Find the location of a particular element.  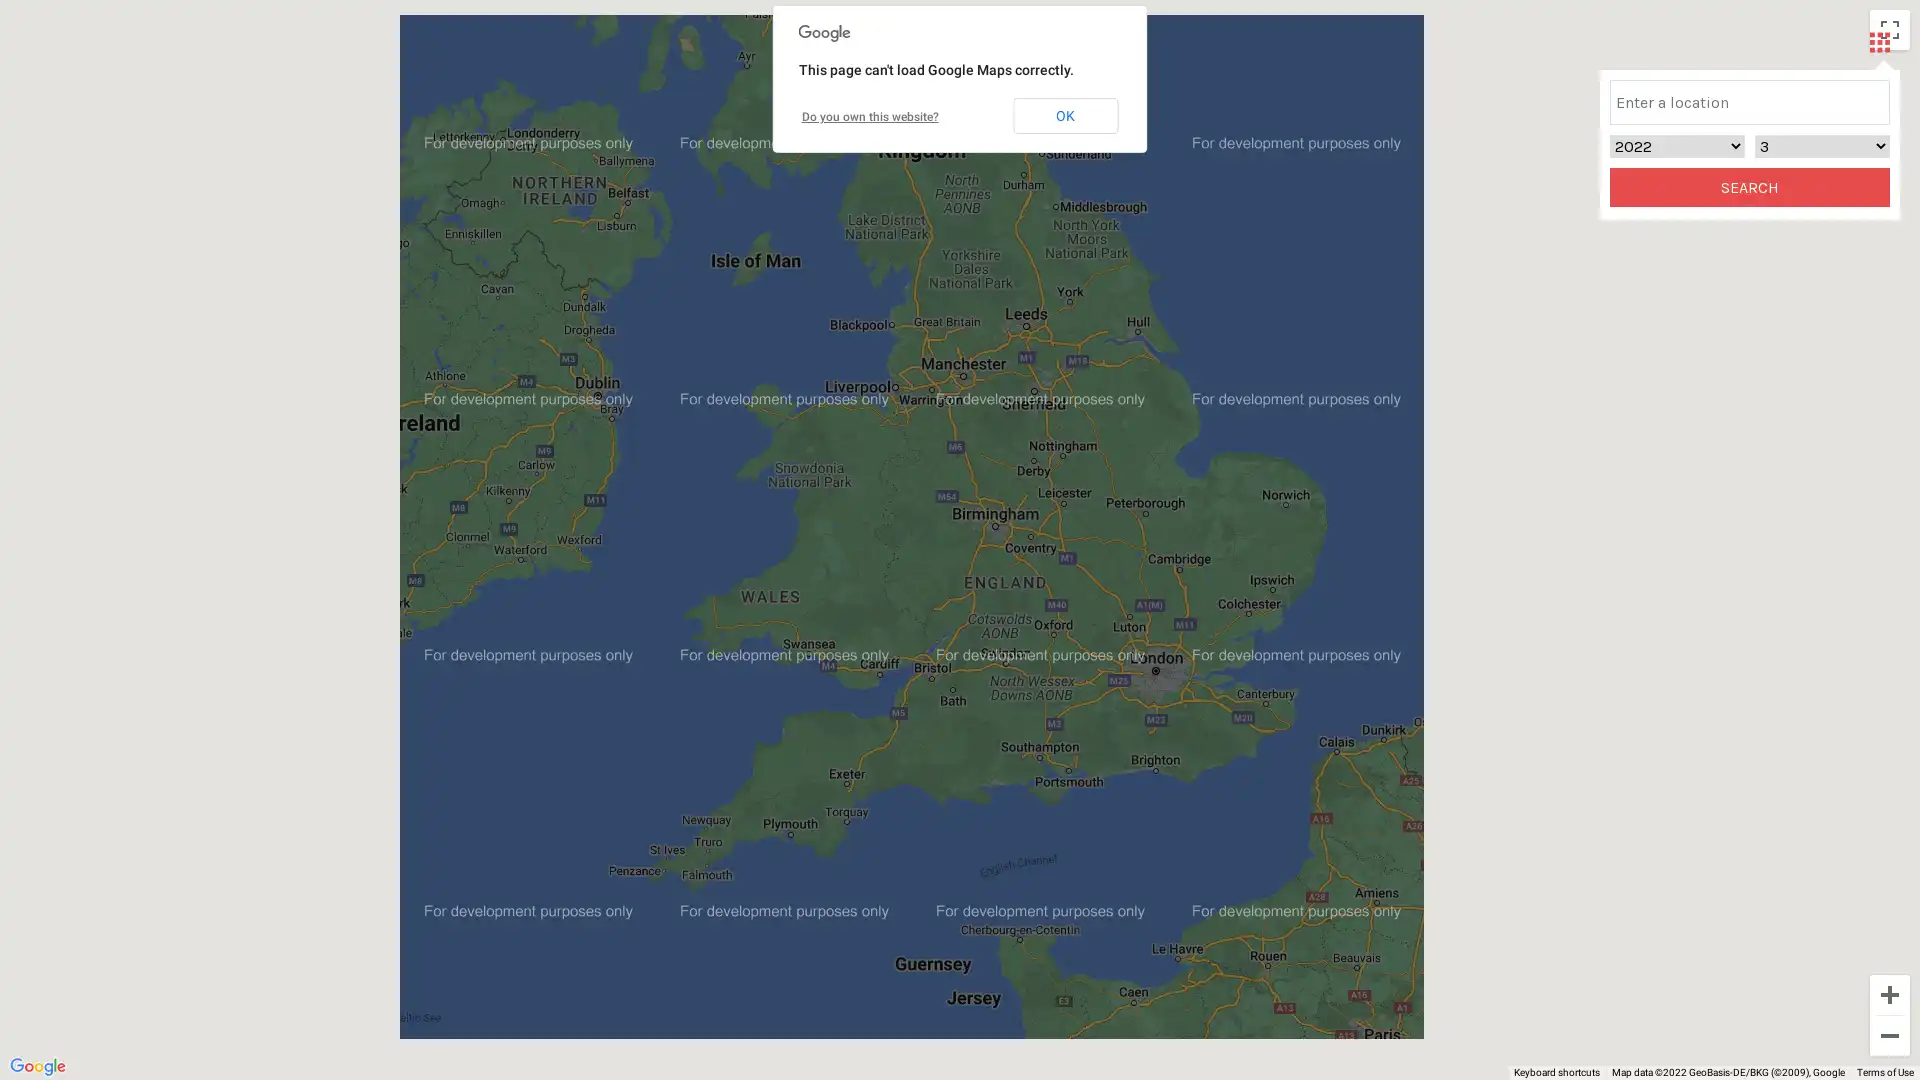

Zoom out is located at coordinates (1889, 1035).